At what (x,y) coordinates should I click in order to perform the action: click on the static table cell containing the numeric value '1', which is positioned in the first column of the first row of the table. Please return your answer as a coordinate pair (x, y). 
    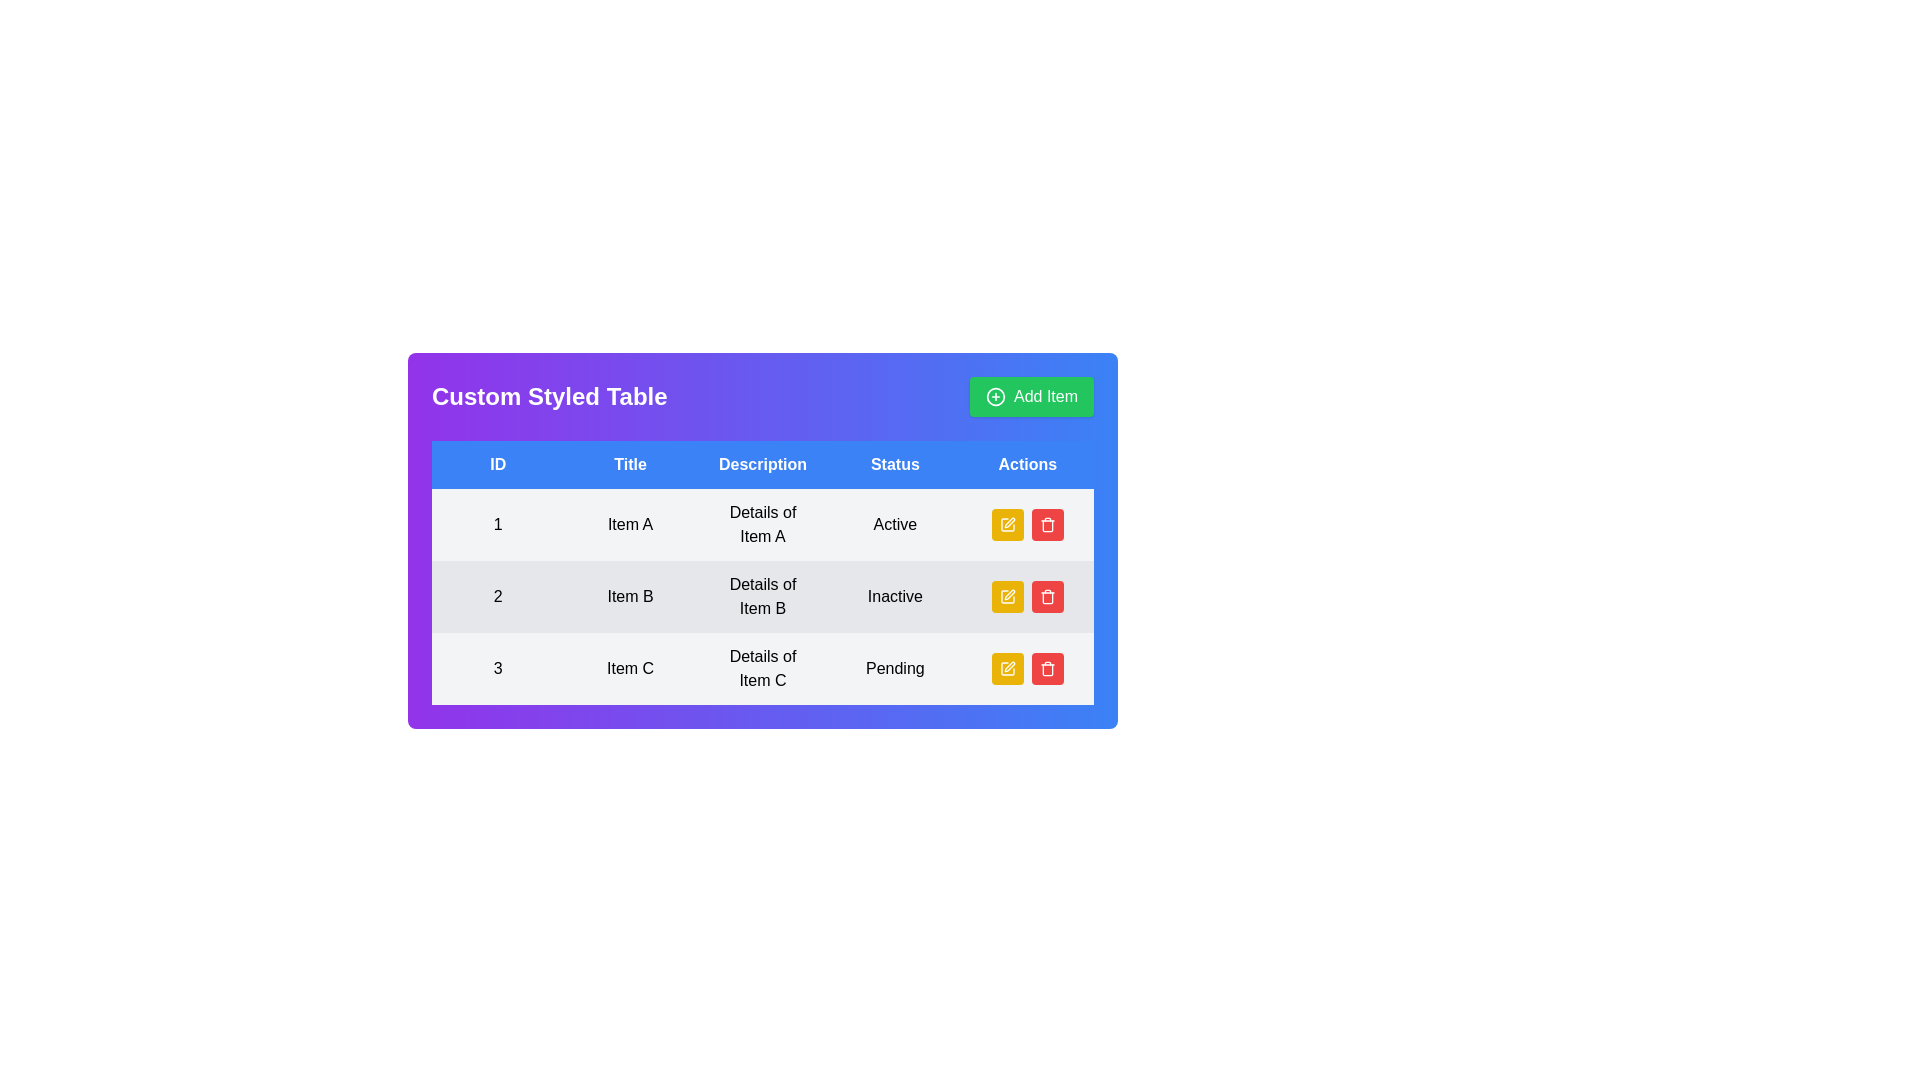
    Looking at the image, I should click on (498, 523).